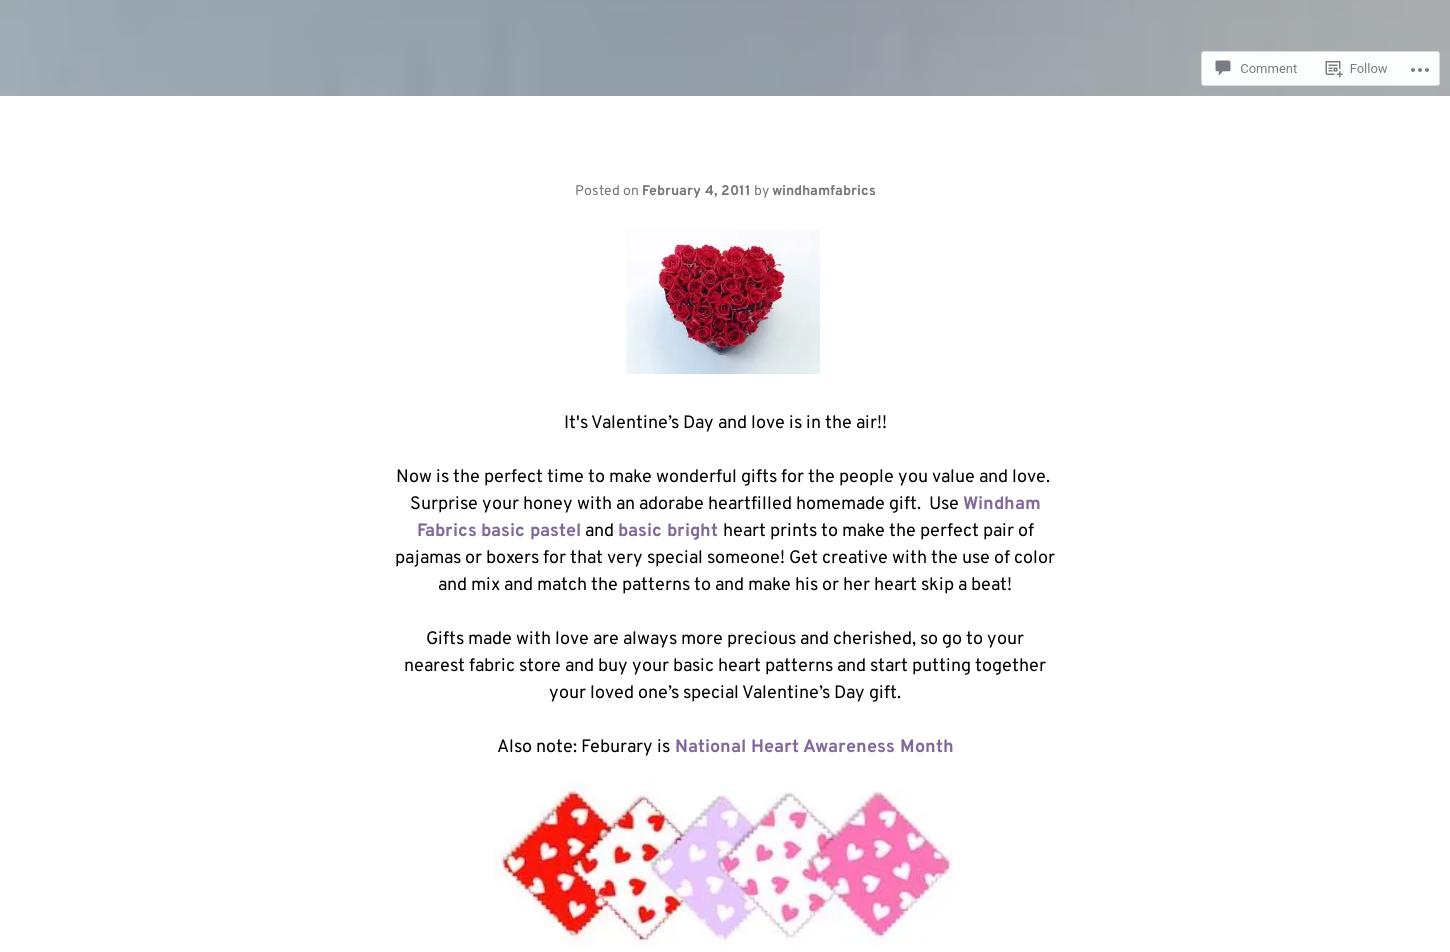 This screenshot has height=952, width=1450. Describe the element at coordinates (694, 190) in the screenshot. I see `'February 4, 2011'` at that location.